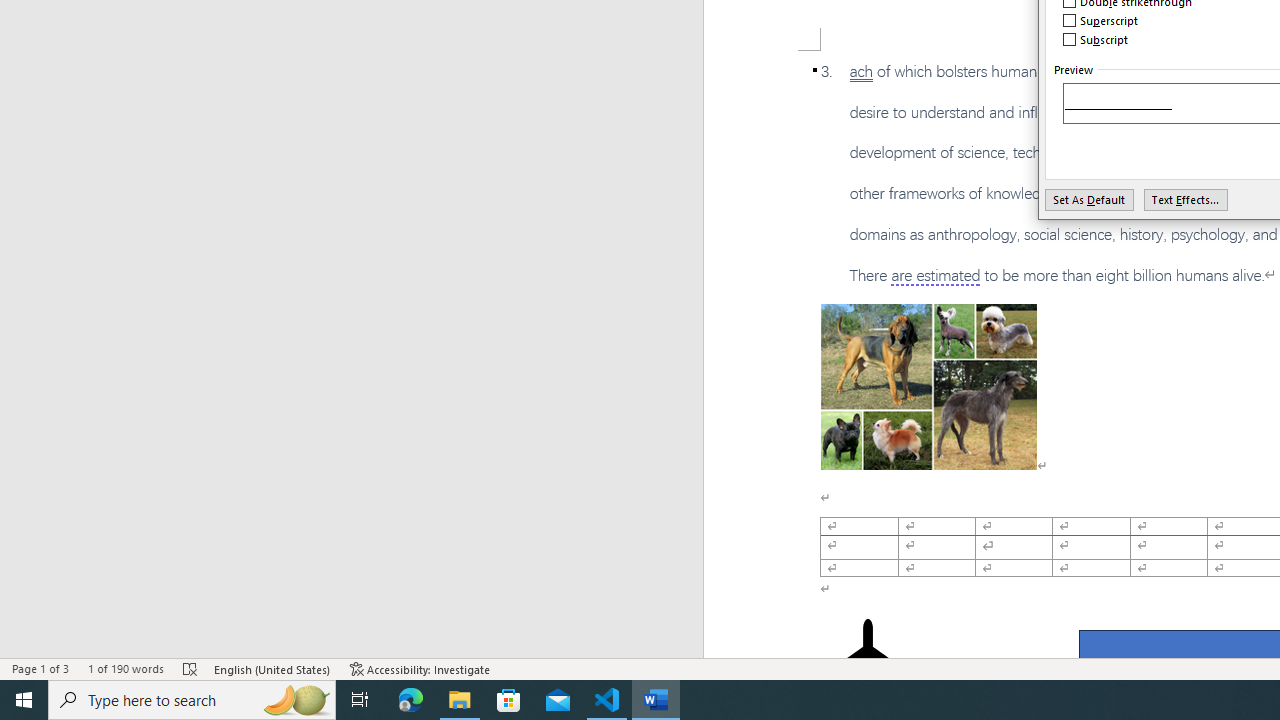 The width and height of the screenshot is (1280, 720). I want to click on 'Page Number Page 1 of 3', so click(40, 669).